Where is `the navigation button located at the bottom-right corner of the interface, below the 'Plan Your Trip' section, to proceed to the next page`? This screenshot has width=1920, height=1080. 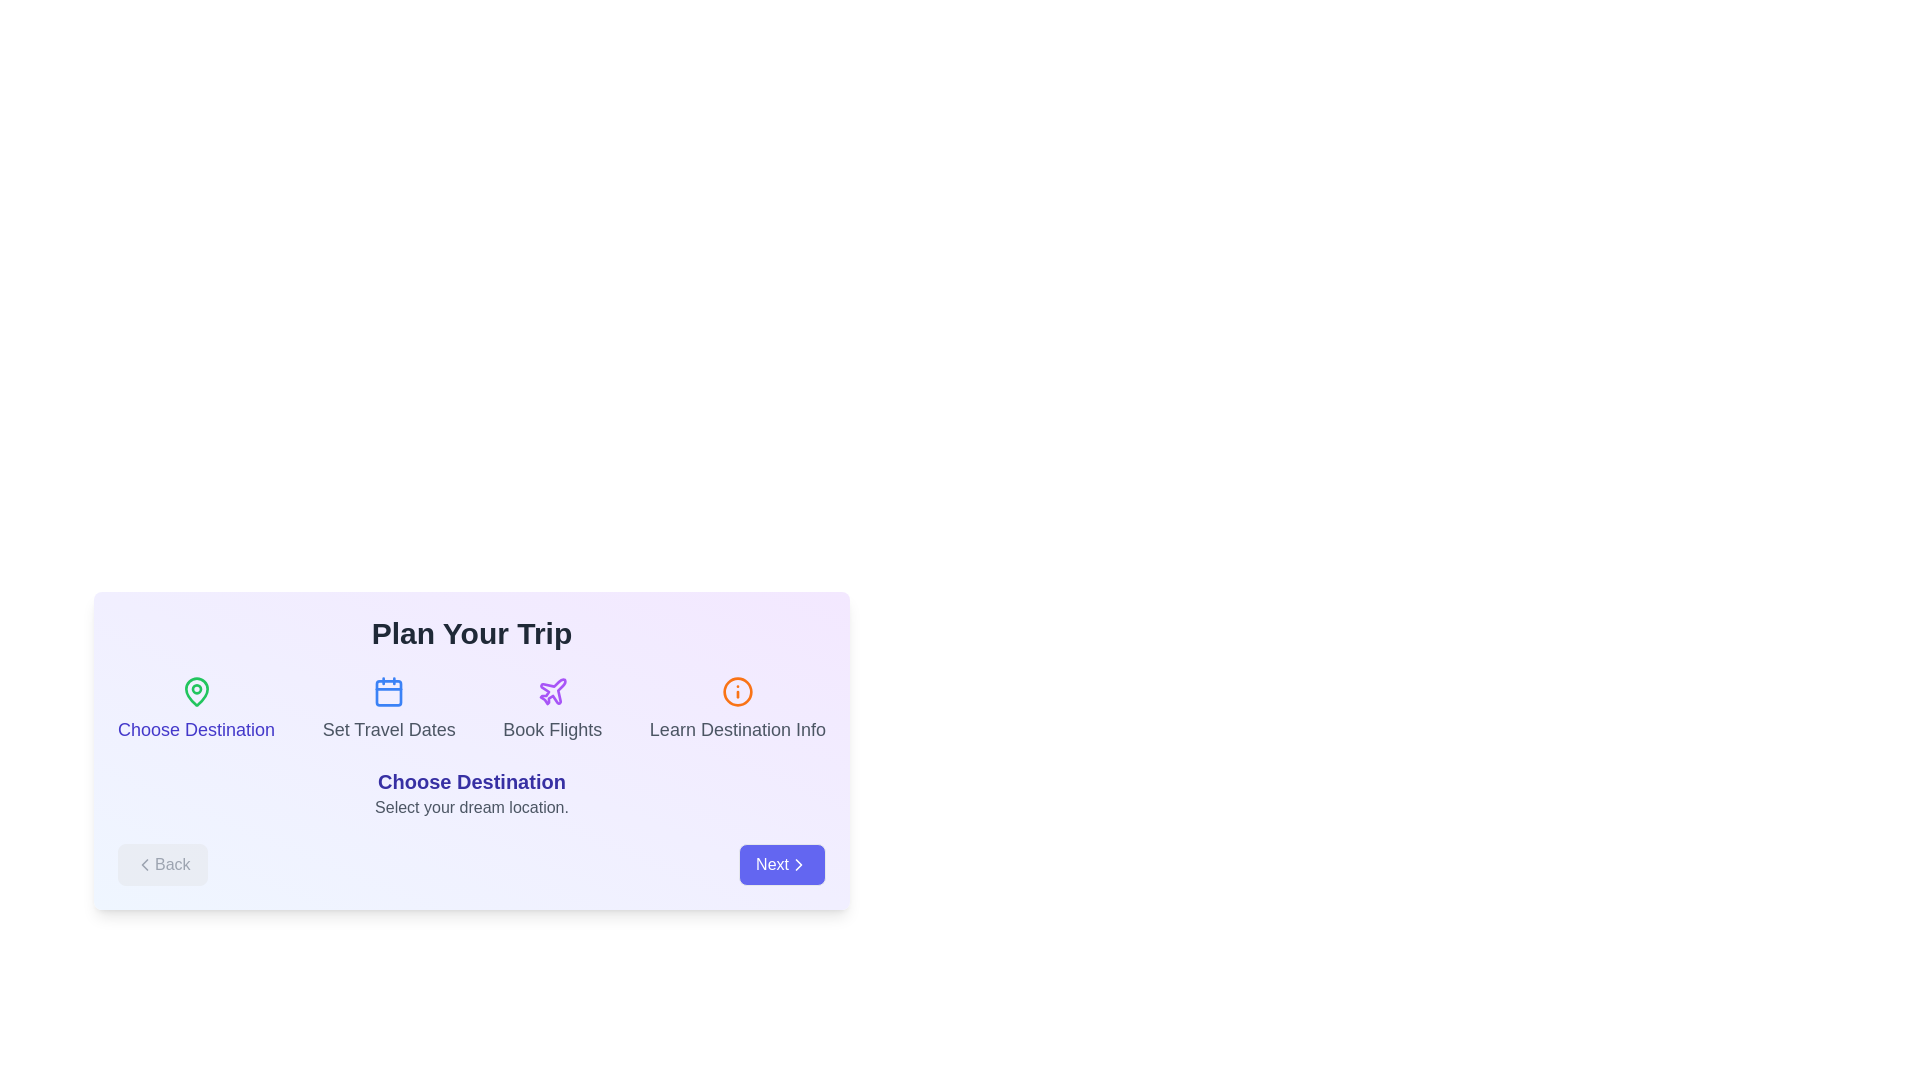
the navigation button located at the bottom-right corner of the interface, below the 'Plan Your Trip' section, to proceed to the next page is located at coordinates (781, 863).